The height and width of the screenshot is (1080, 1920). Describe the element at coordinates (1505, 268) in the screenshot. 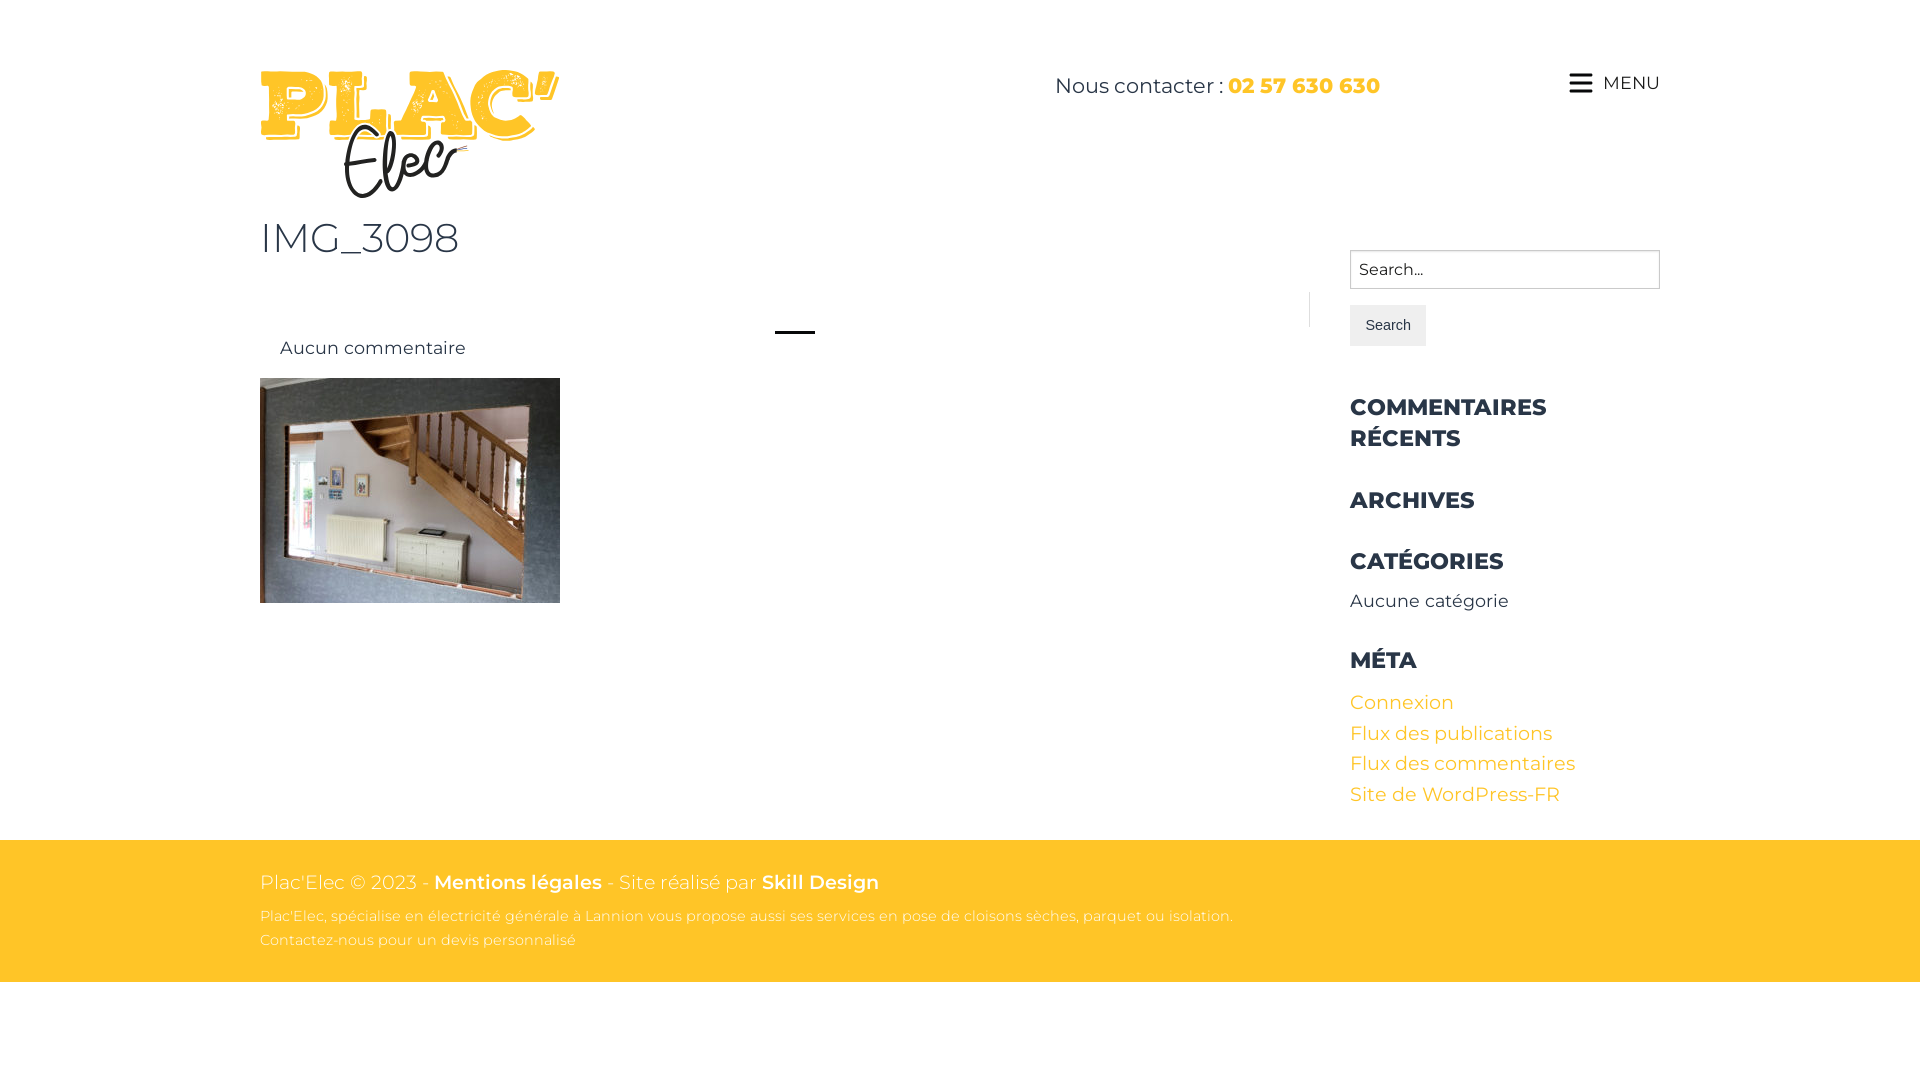

I see `'Search for:'` at that location.